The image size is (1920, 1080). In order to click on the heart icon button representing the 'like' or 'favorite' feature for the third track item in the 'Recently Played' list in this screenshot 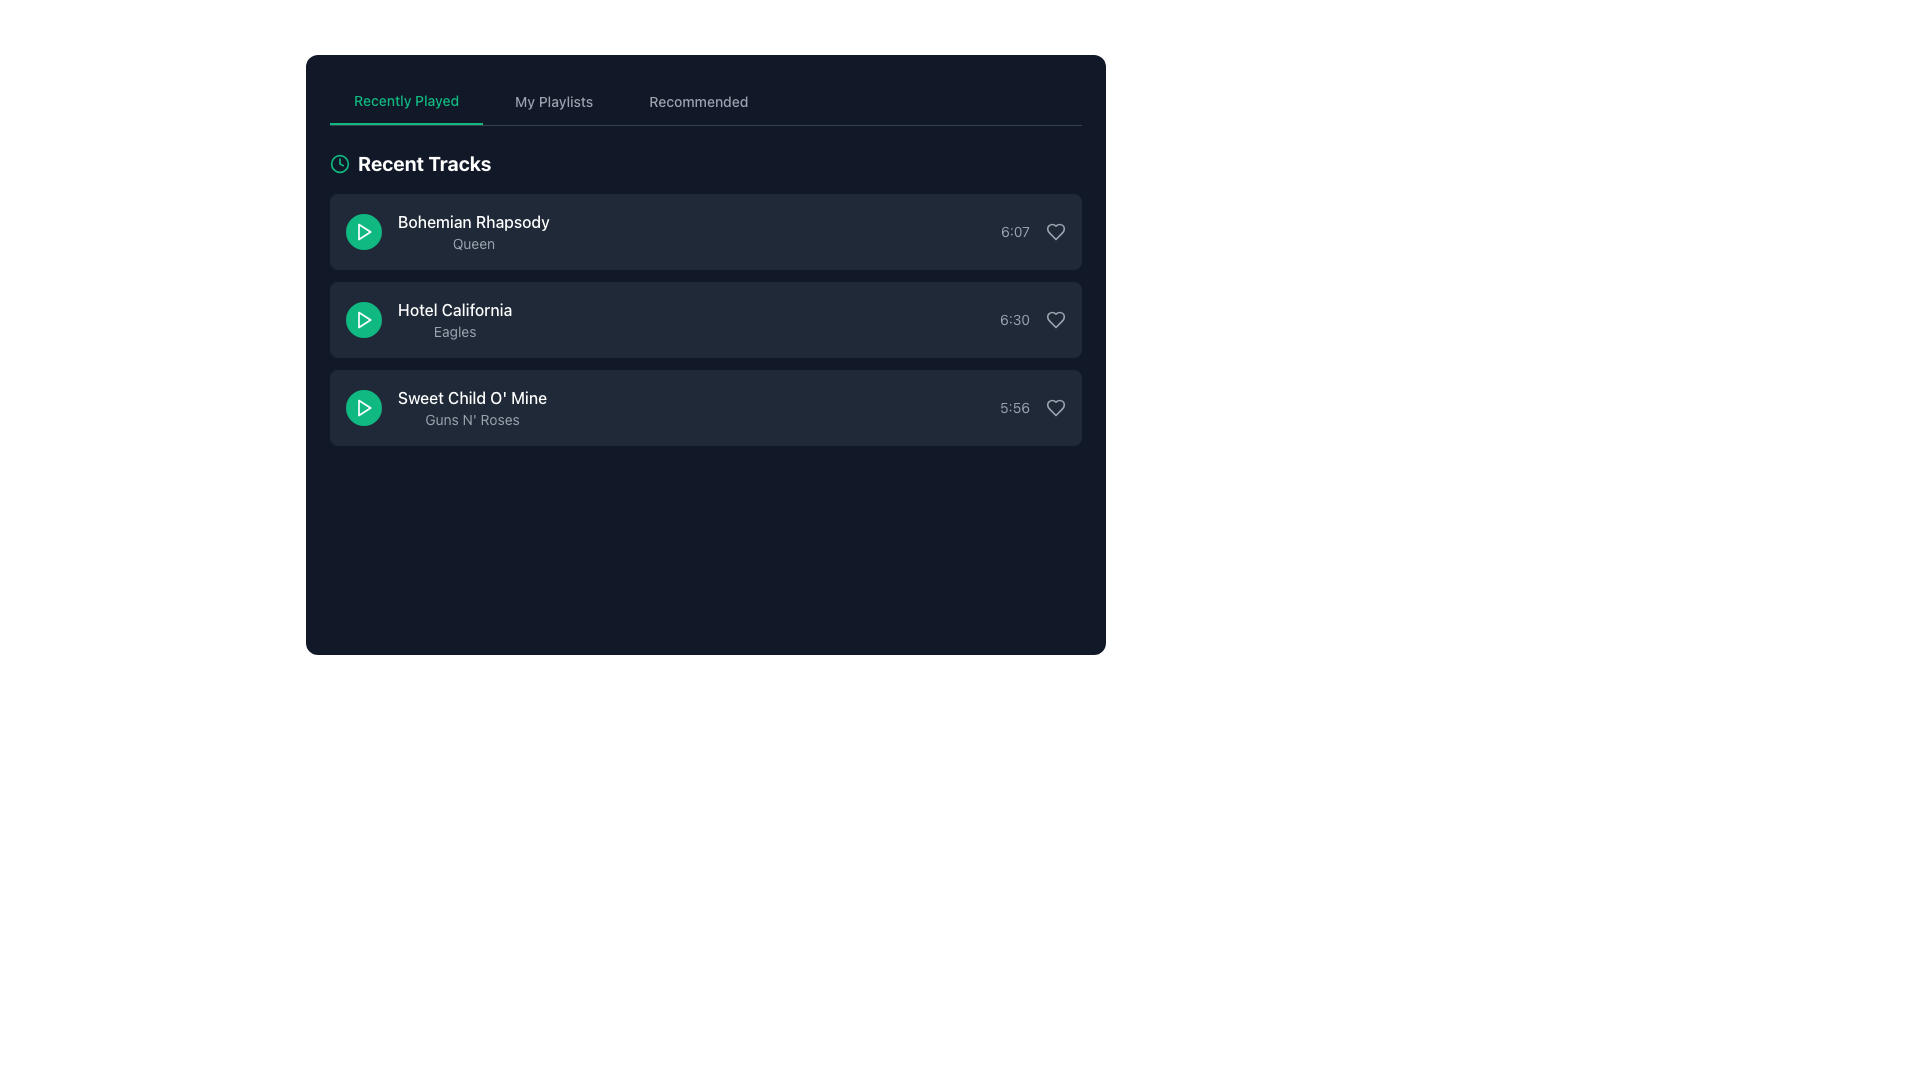, I will do `click(1055, 407)`.